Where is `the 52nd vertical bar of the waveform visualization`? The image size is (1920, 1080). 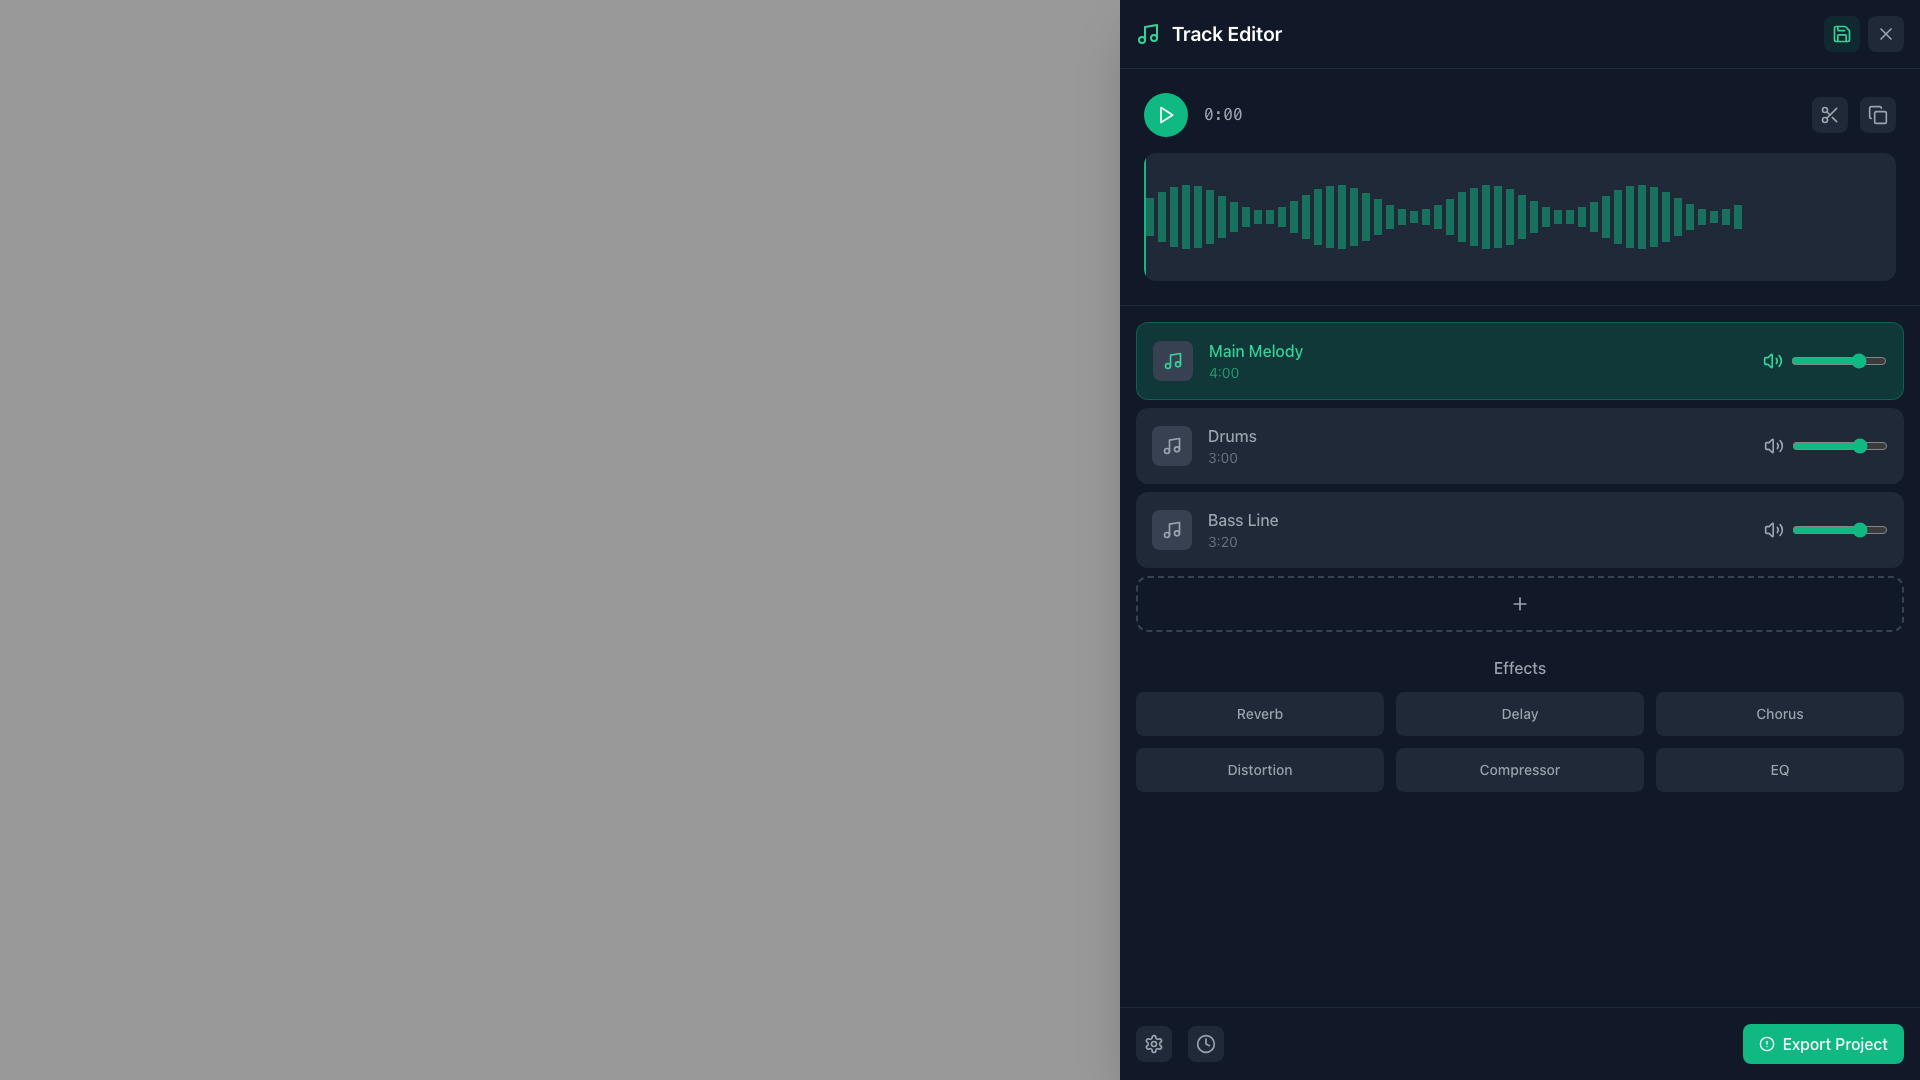
the 52nd vertical bar of the waveform visualization is located at coordinates (1665, 216).